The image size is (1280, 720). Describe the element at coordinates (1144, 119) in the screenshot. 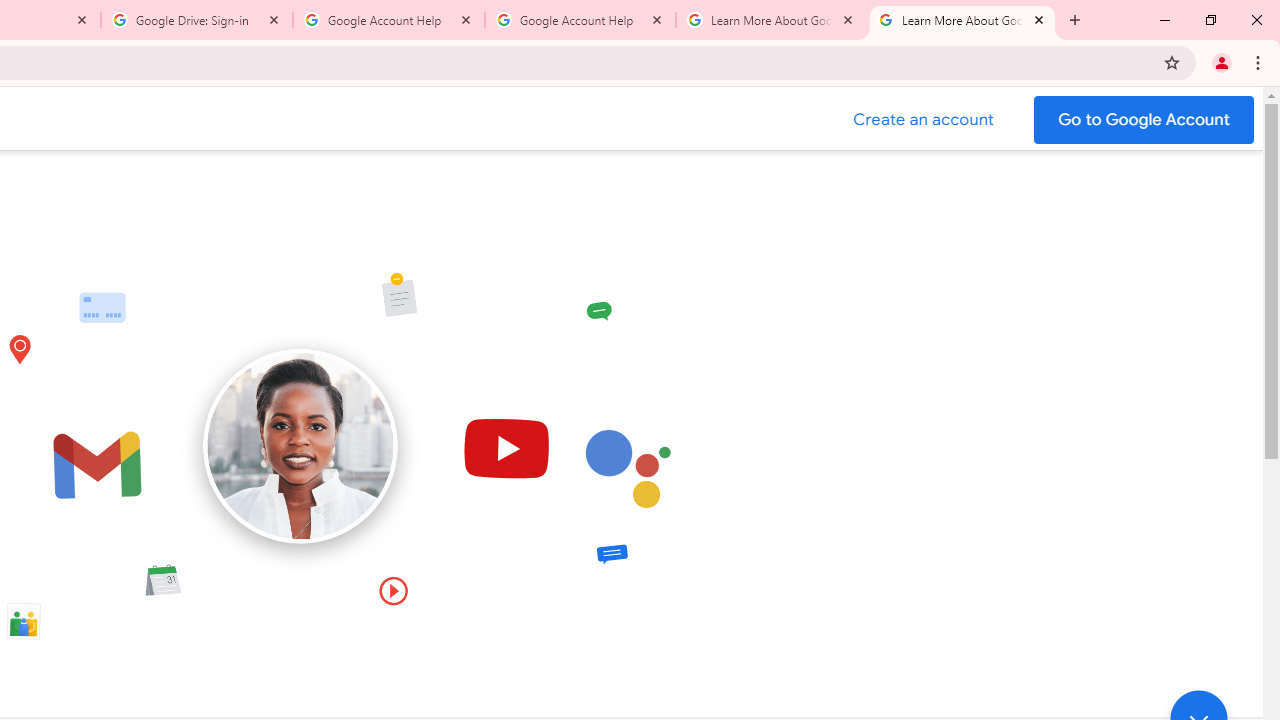

I see `'Go to your Google Account'` at that location.